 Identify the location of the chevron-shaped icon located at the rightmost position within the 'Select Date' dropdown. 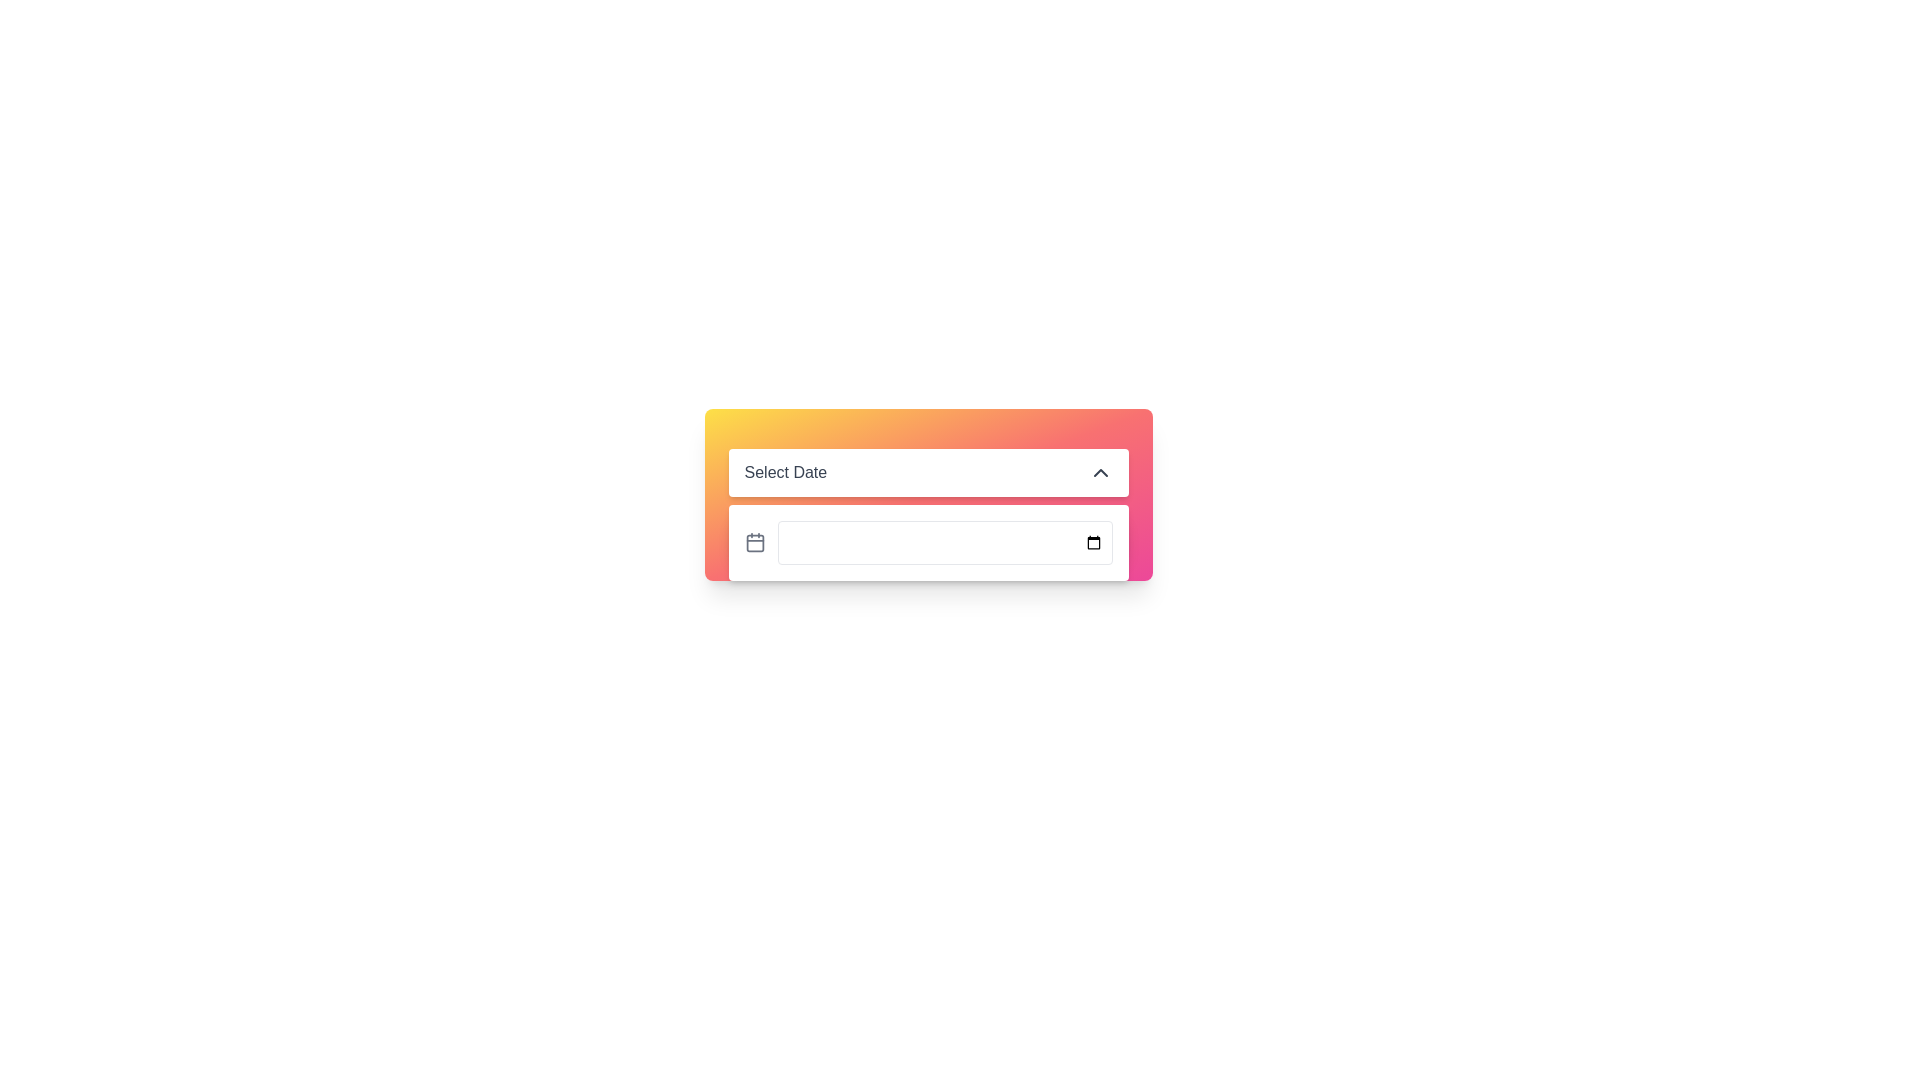
(1099, 473).